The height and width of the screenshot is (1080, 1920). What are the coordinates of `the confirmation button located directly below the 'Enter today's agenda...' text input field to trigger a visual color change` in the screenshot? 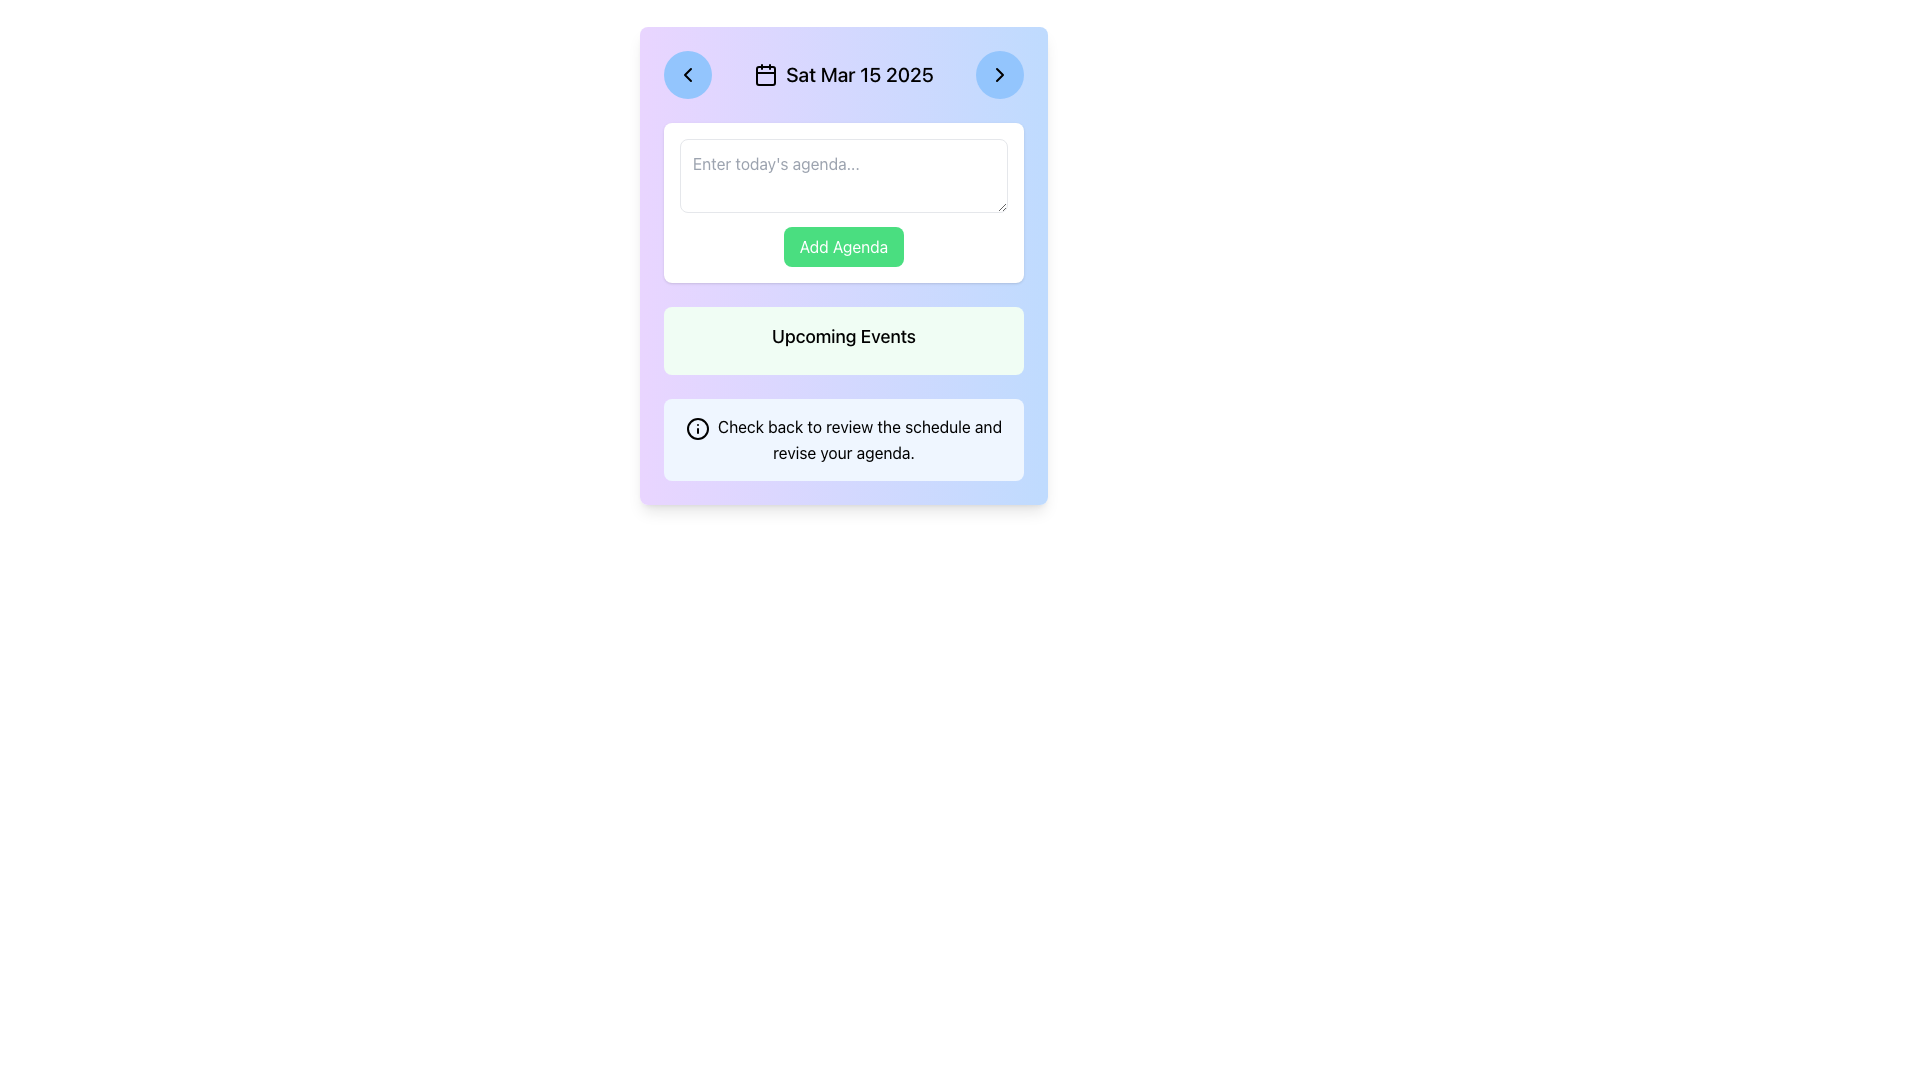 It's located at (844, 245).